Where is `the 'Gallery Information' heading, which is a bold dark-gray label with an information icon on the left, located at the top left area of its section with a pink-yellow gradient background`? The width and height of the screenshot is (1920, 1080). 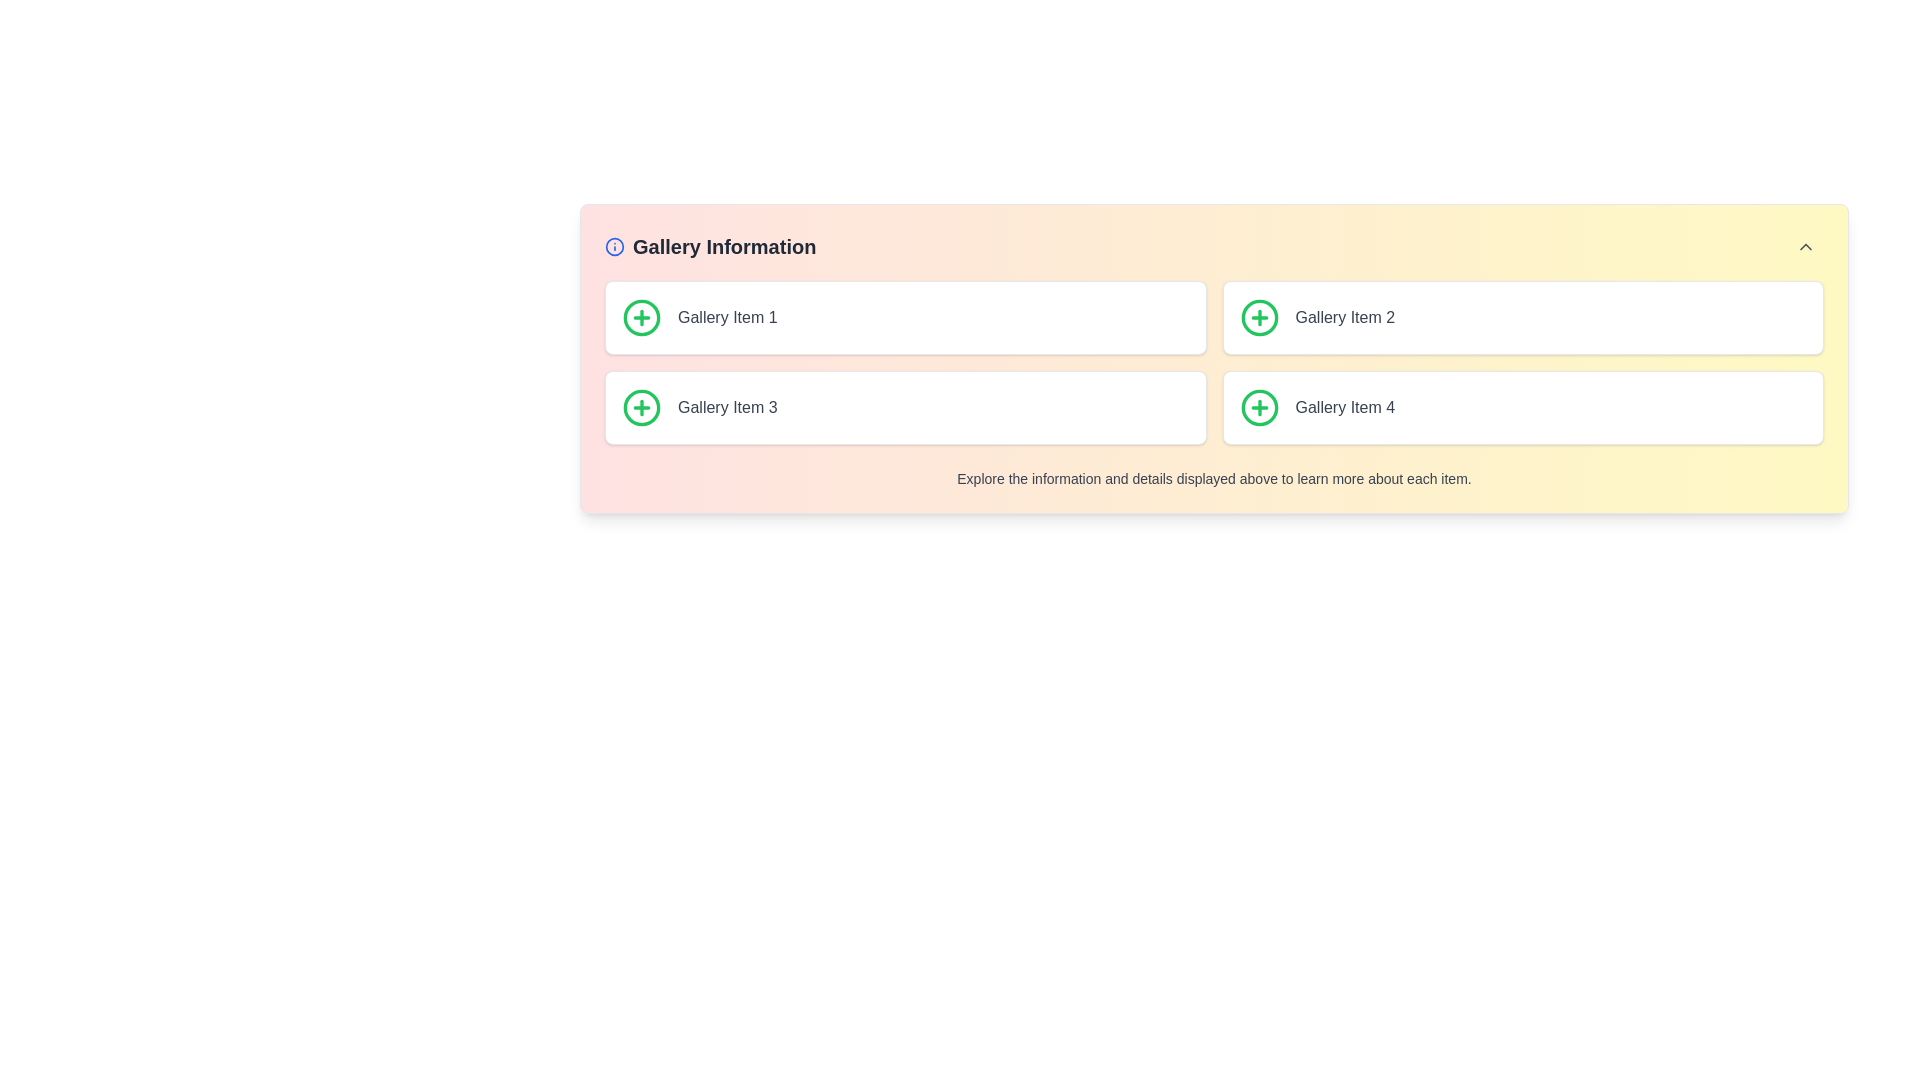 the 'Gallery Information' heading, which is a bold dark-gray label with an information icon on the left, located at the top left area of its section with a pink-yellow gradient background is located at coordinates (710, 245).